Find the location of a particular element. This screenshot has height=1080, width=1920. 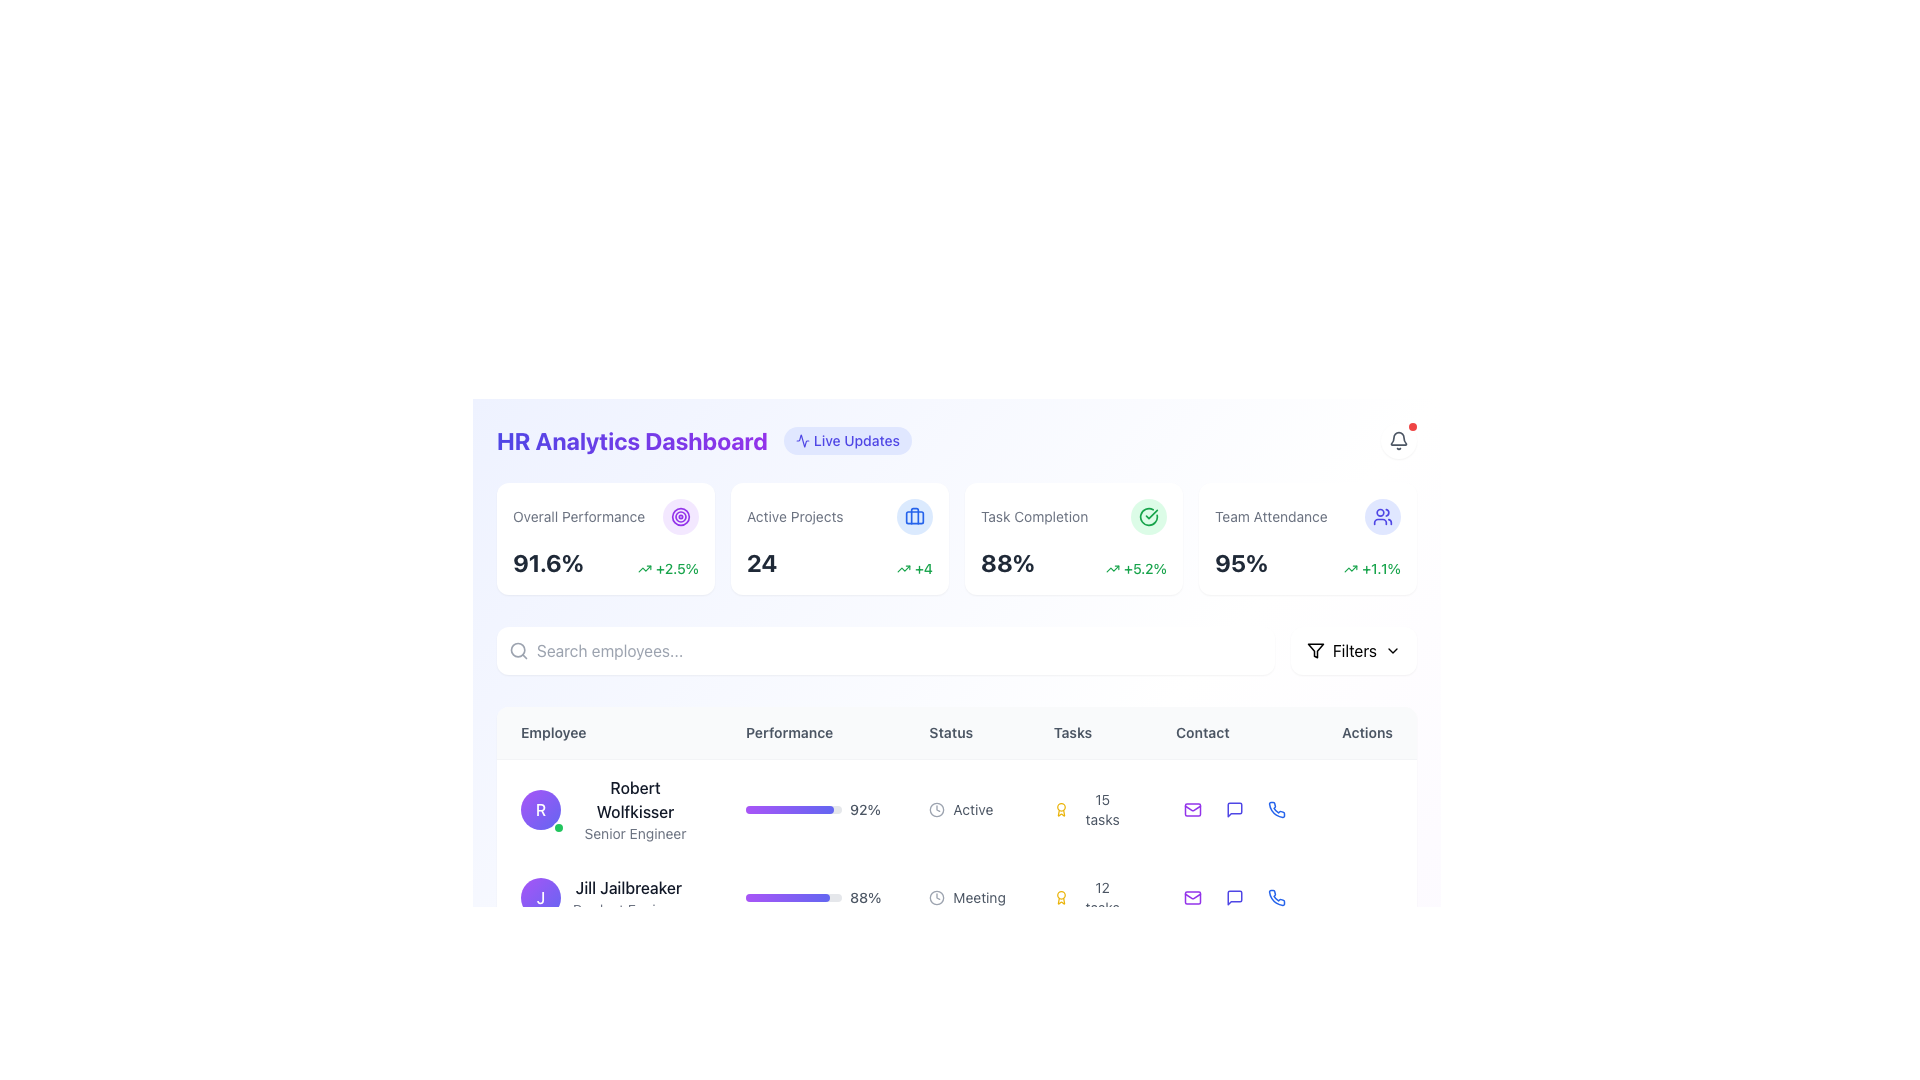

the Button or Dropdown Indicator located to the right of the 'Filters' label is located at coordinates (1391, 651).